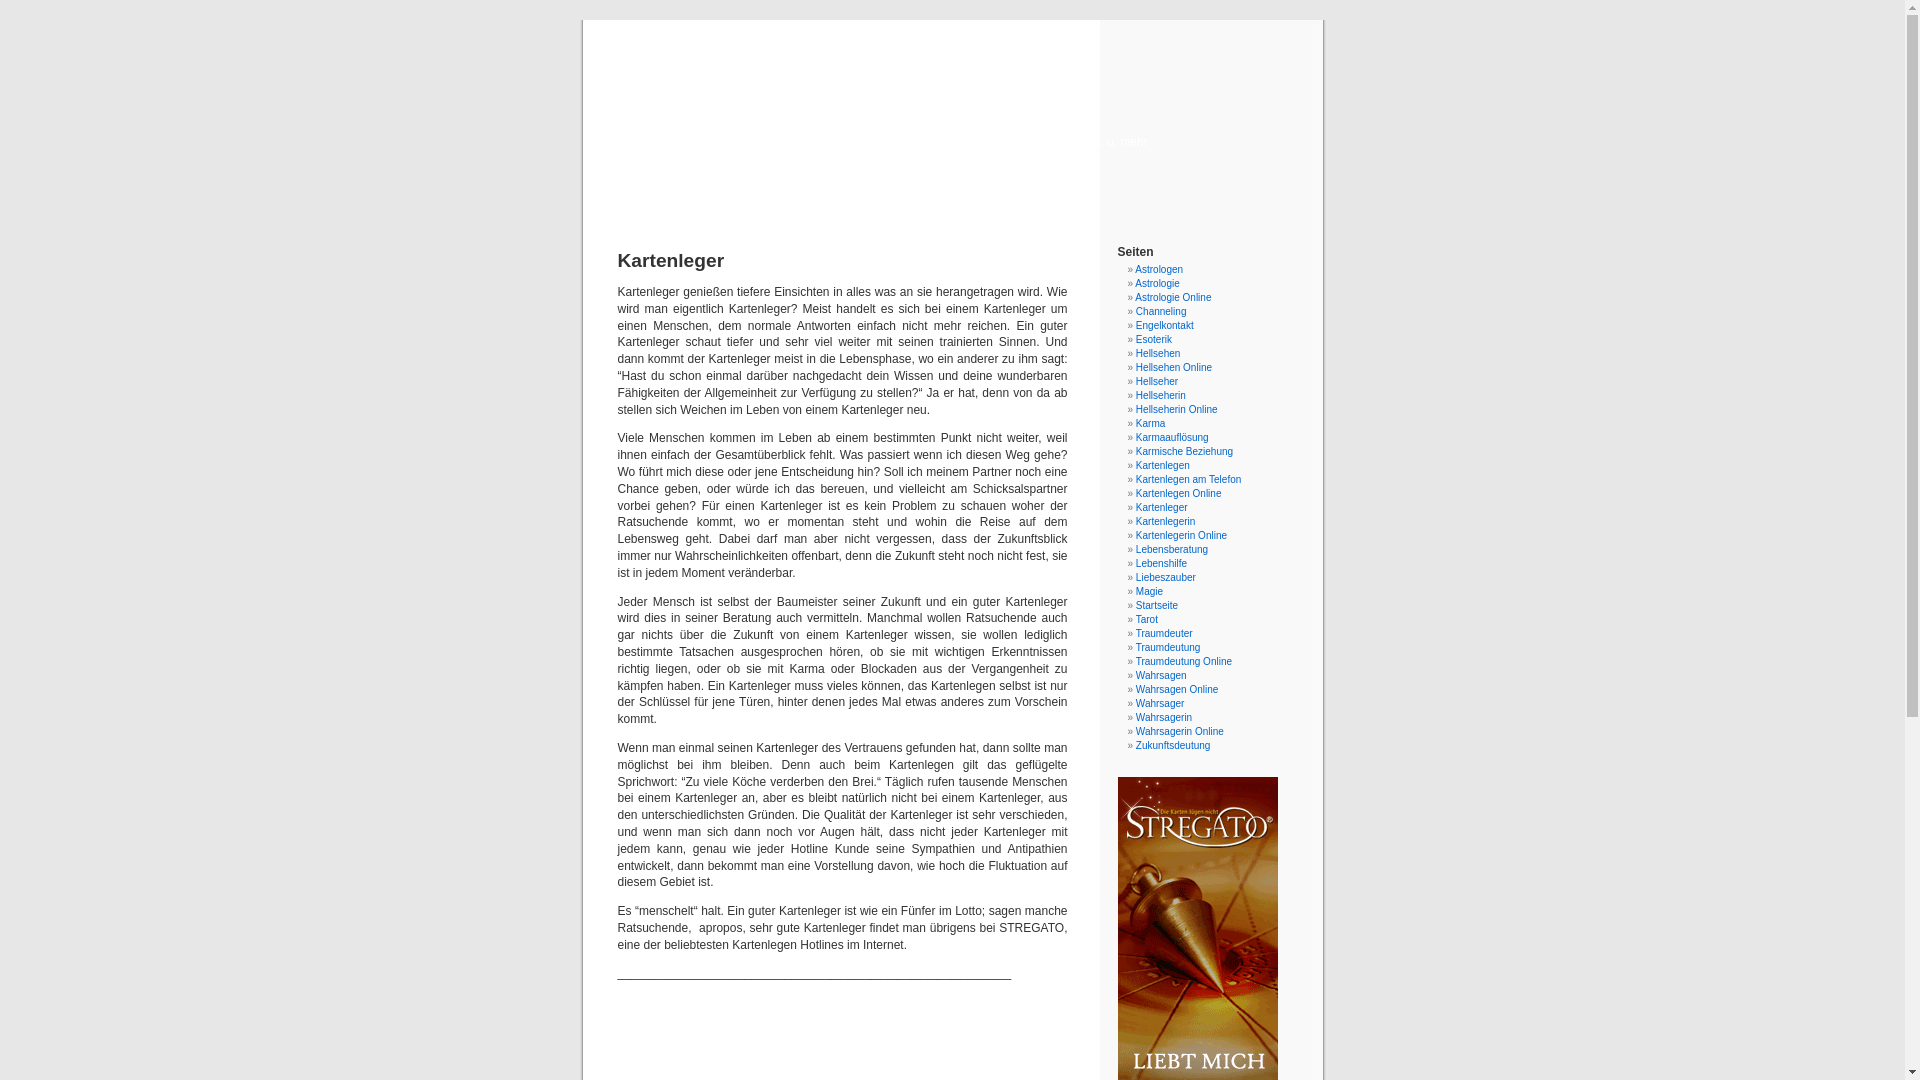  What do you see at coordinates (1136, 688) in the screenshot?
I see `'Wahrsagen Online'` at bounding box center [1136, 688].